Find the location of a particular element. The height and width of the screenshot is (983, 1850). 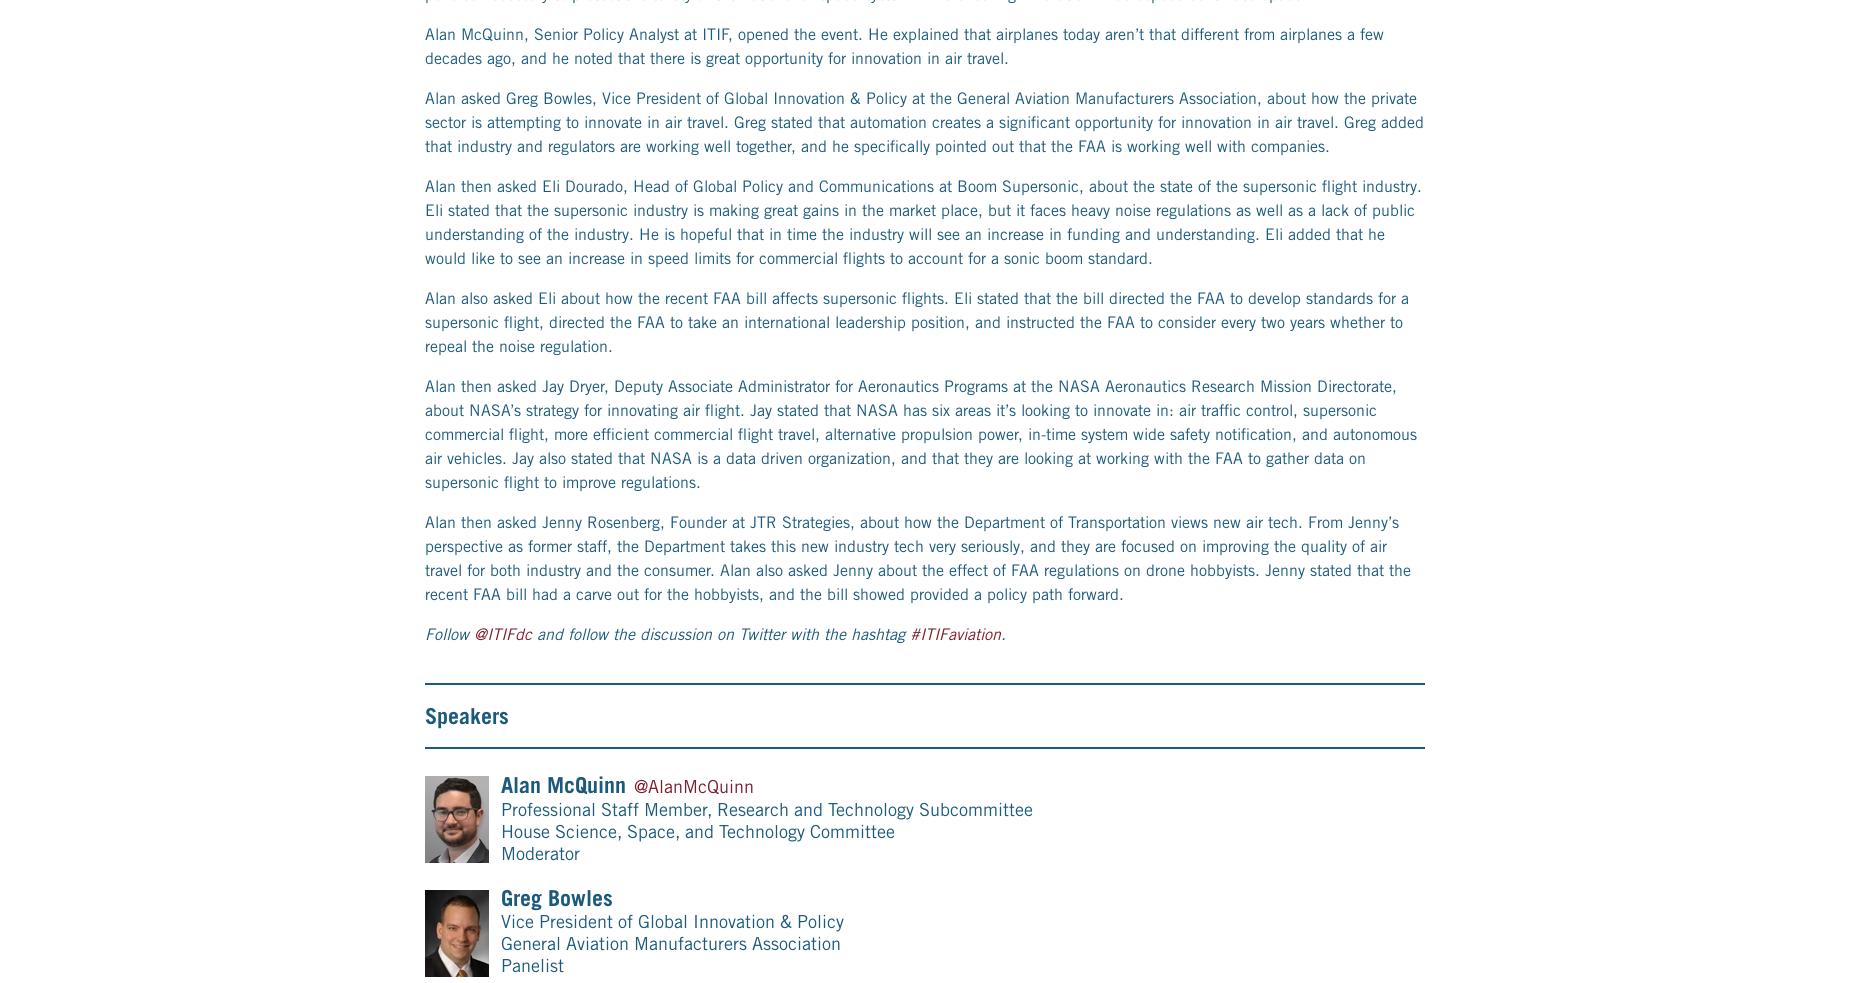

'Dourado' is located at coordinates (567, 78).